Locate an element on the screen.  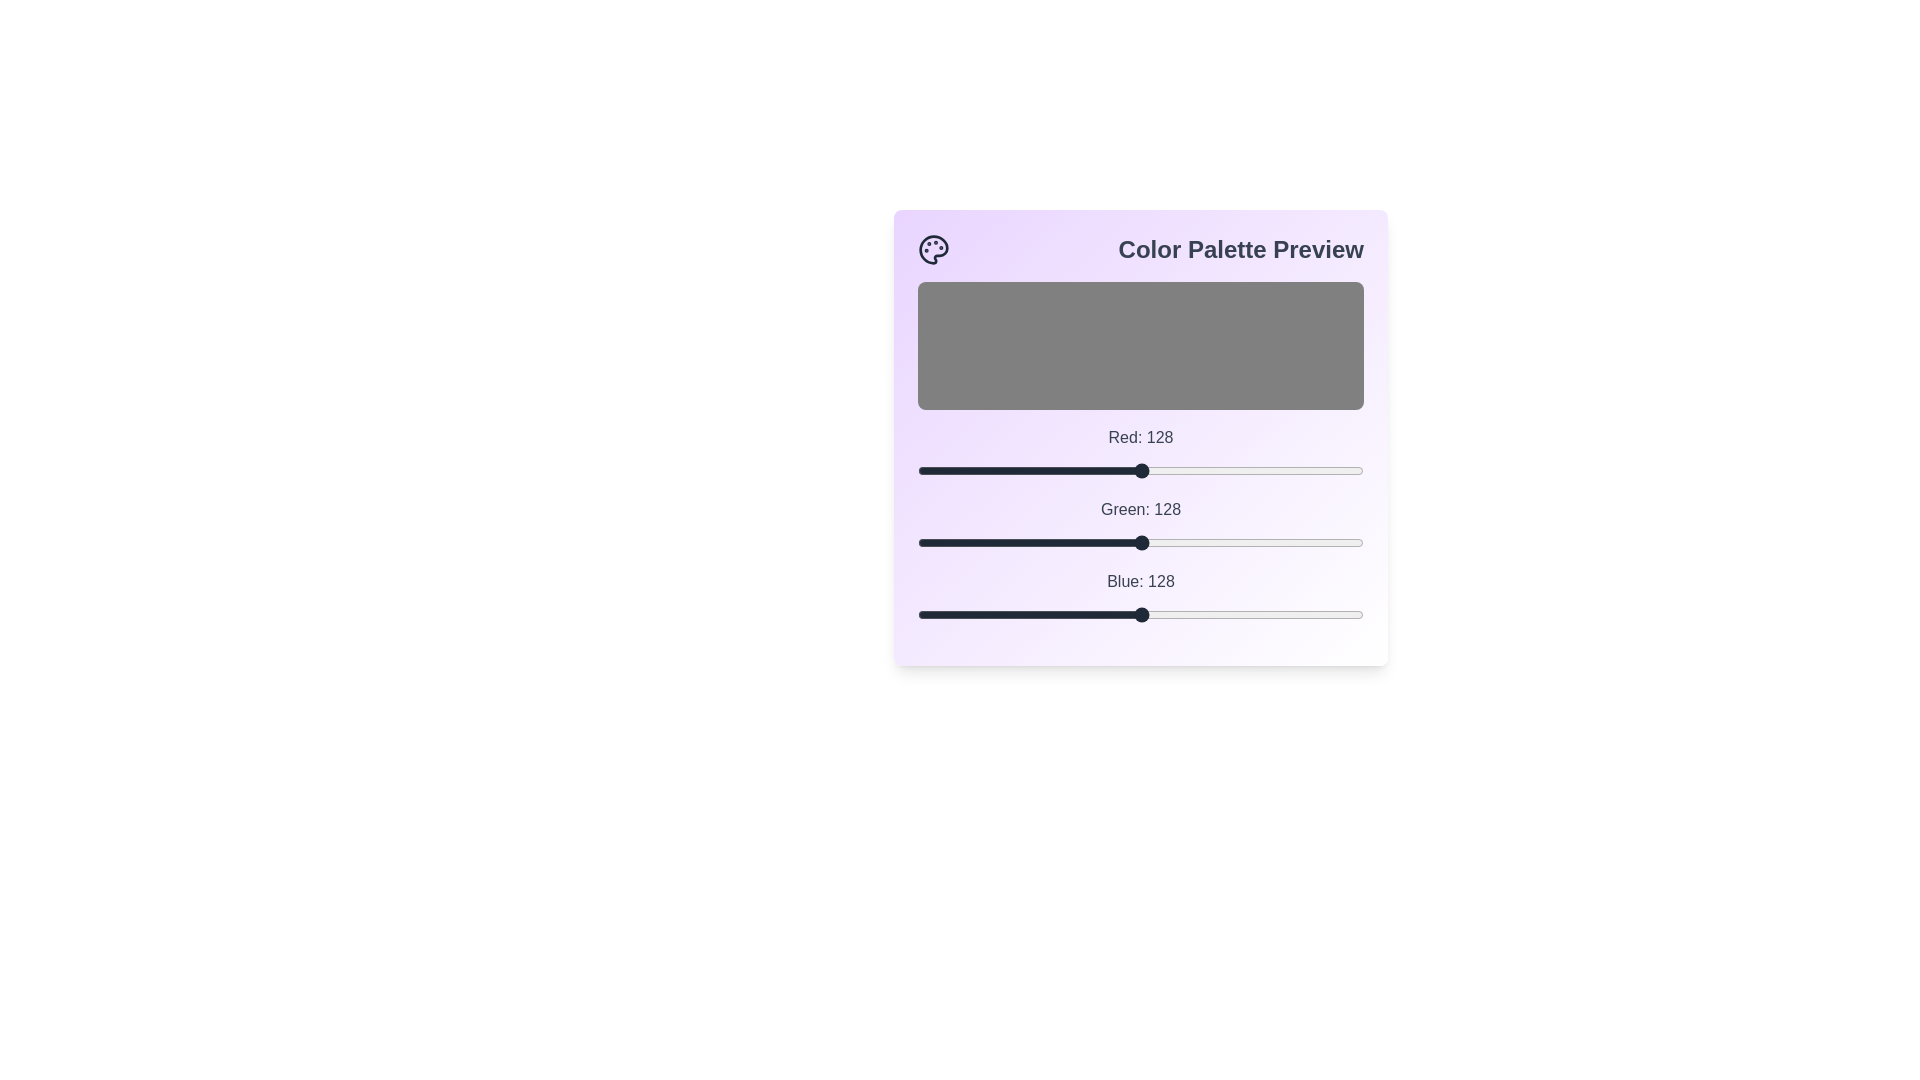
the green intensity is located at coordinates (1280, 543).